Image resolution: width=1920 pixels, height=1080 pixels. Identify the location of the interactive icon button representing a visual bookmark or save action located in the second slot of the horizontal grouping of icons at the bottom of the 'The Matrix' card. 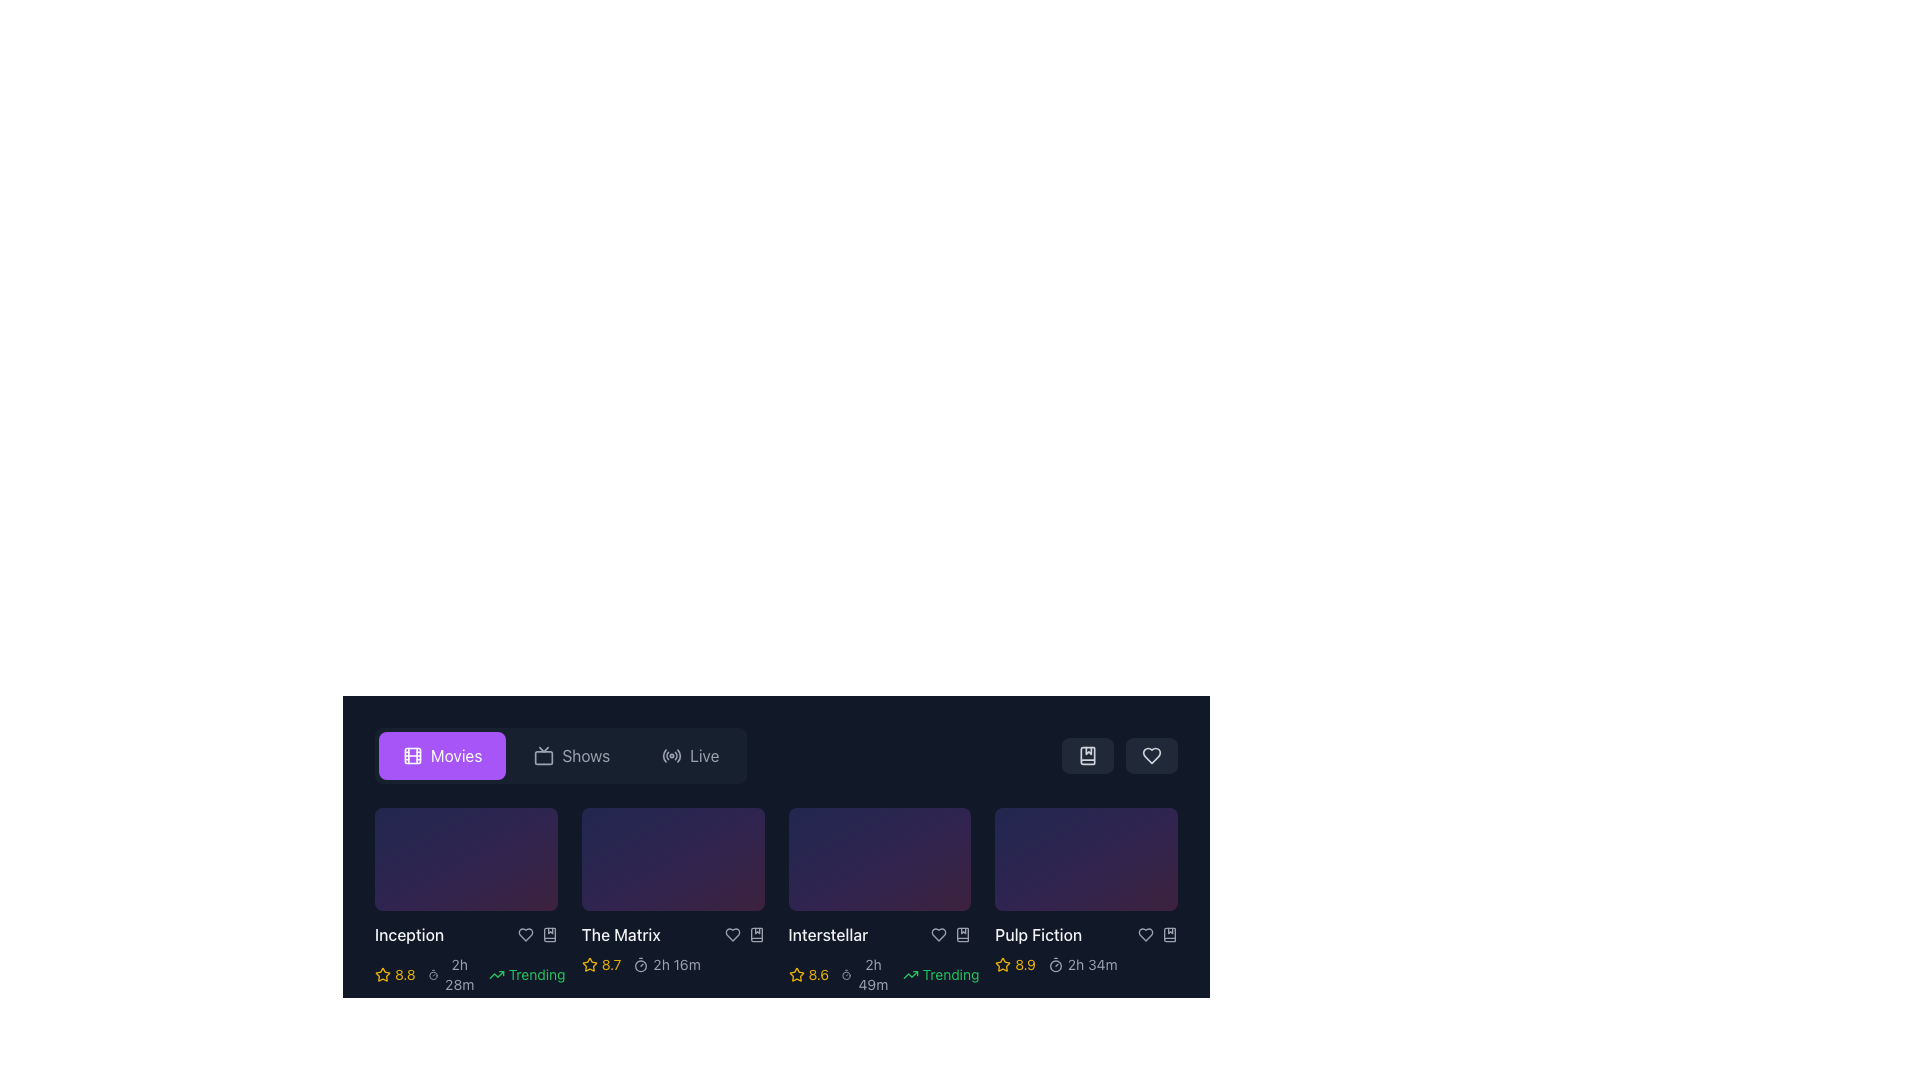
(549, 934).